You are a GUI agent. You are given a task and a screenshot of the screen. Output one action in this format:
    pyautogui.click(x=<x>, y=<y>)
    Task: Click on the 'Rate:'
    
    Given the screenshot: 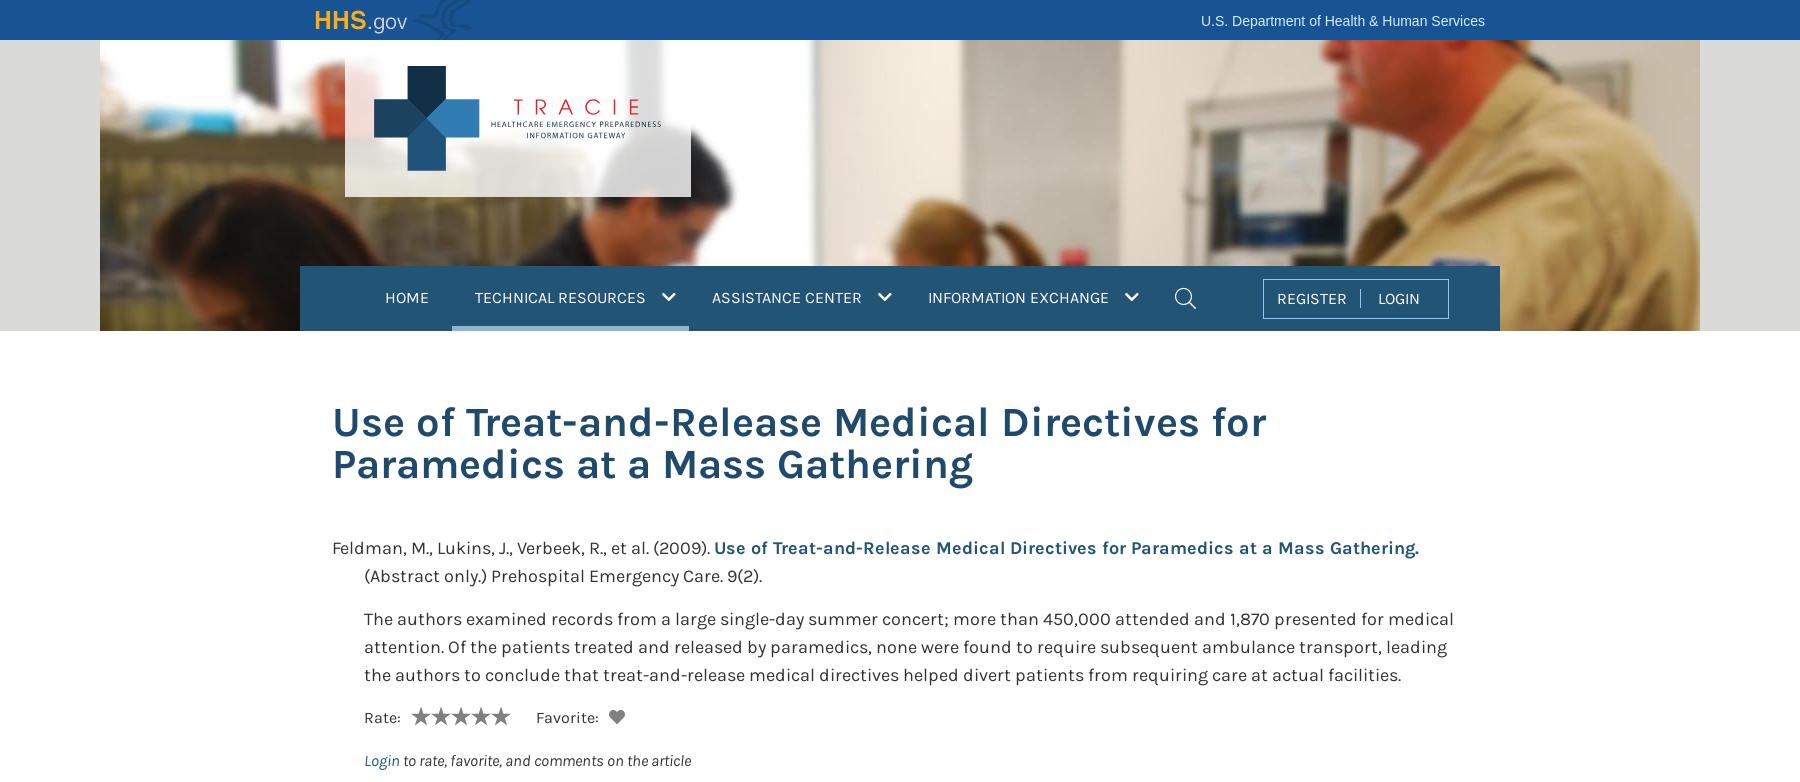 What is the action you would take?
    pyautogui.click(x=382, y=716)
    